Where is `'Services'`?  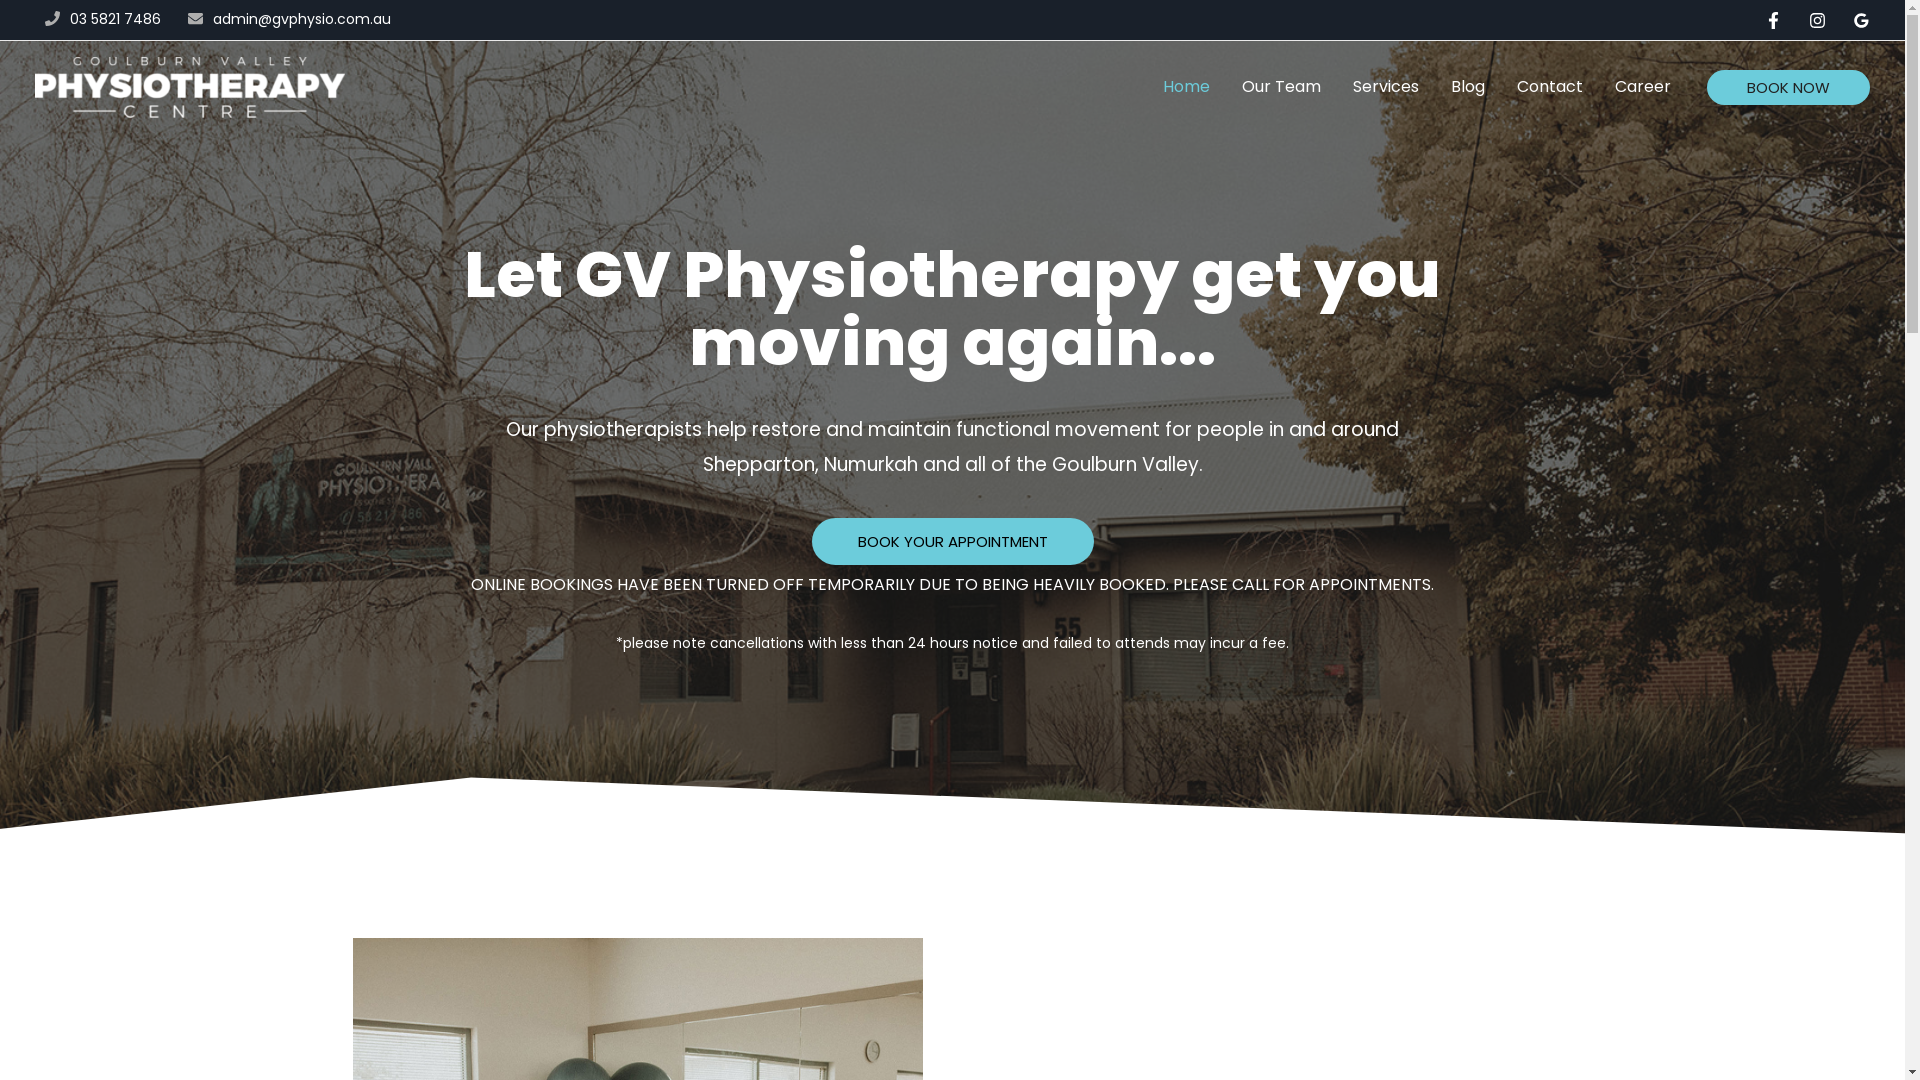 'Services' is located at coordinates (1385, 86).